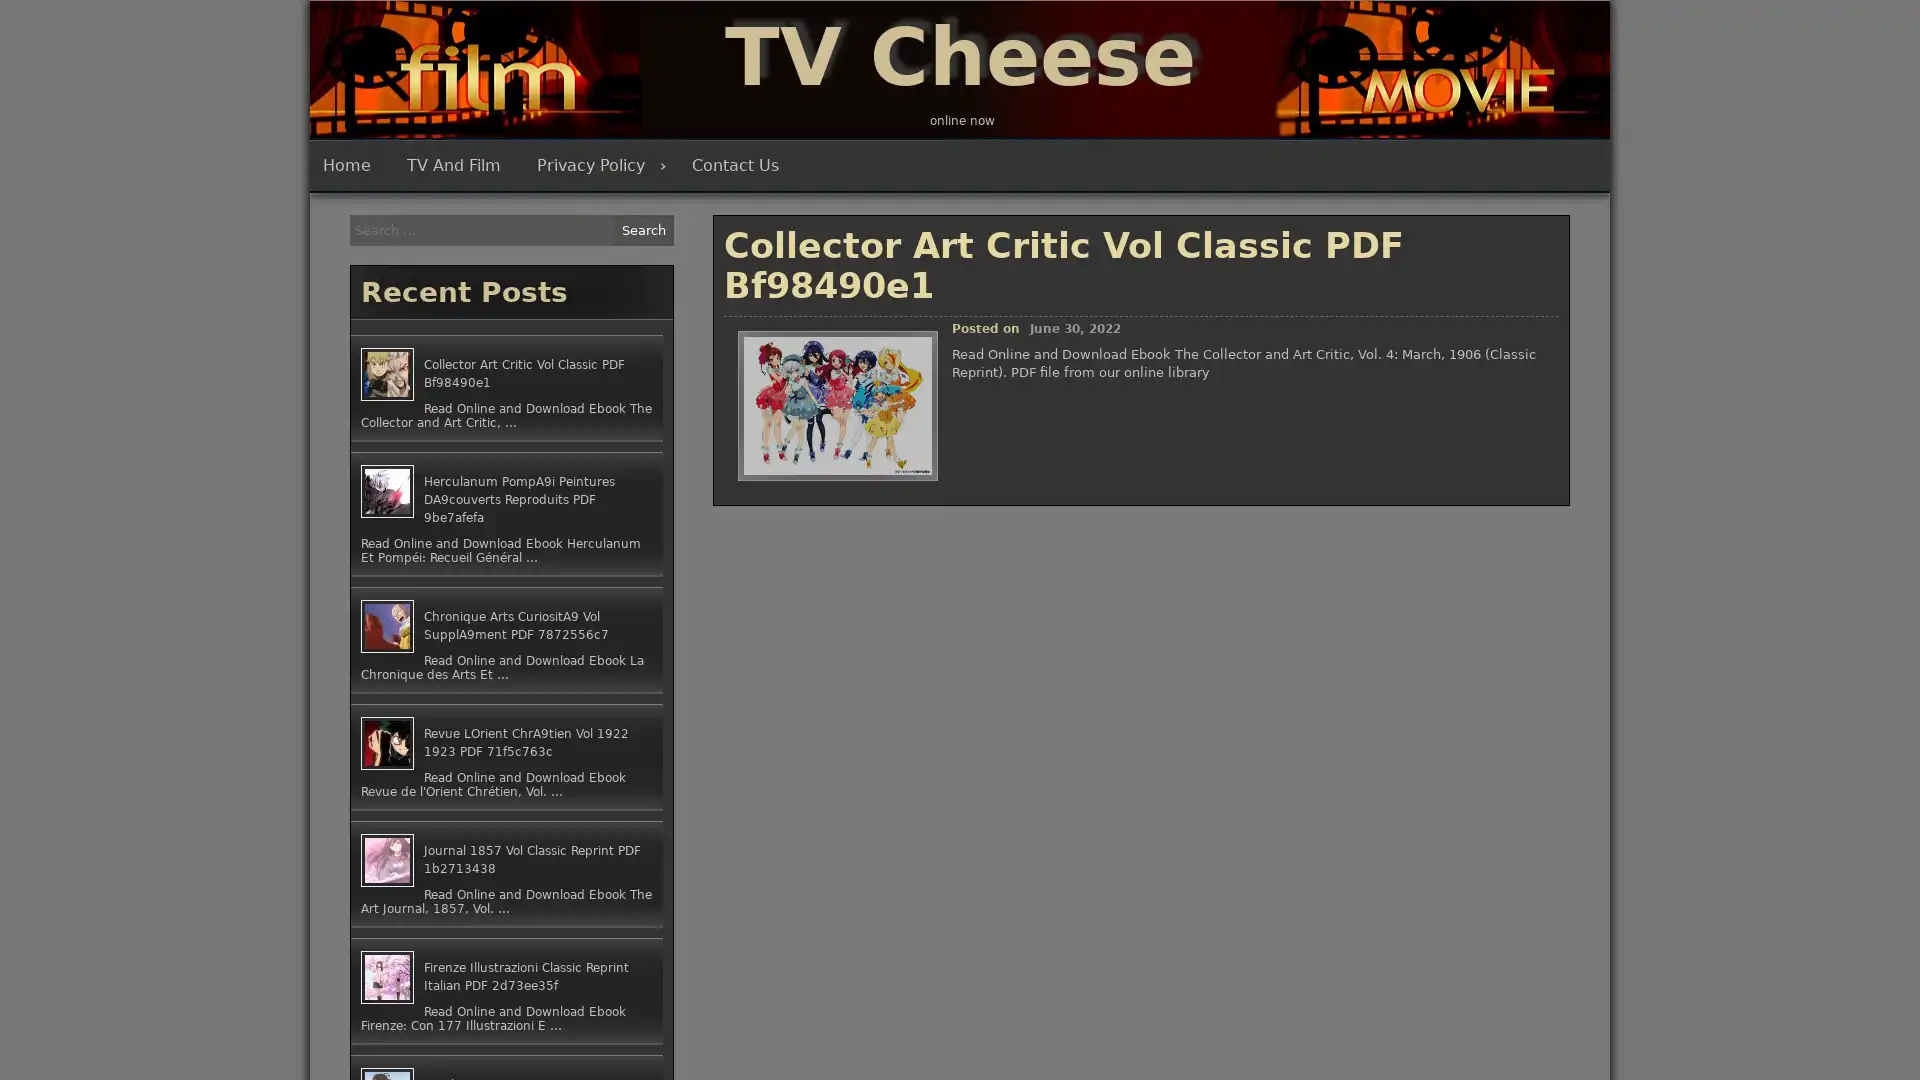 The image size is (1920, 1080). What do you see at coordinates (643, 229) in the screenshot?
I see `Search` at bounding box center [643, 229].